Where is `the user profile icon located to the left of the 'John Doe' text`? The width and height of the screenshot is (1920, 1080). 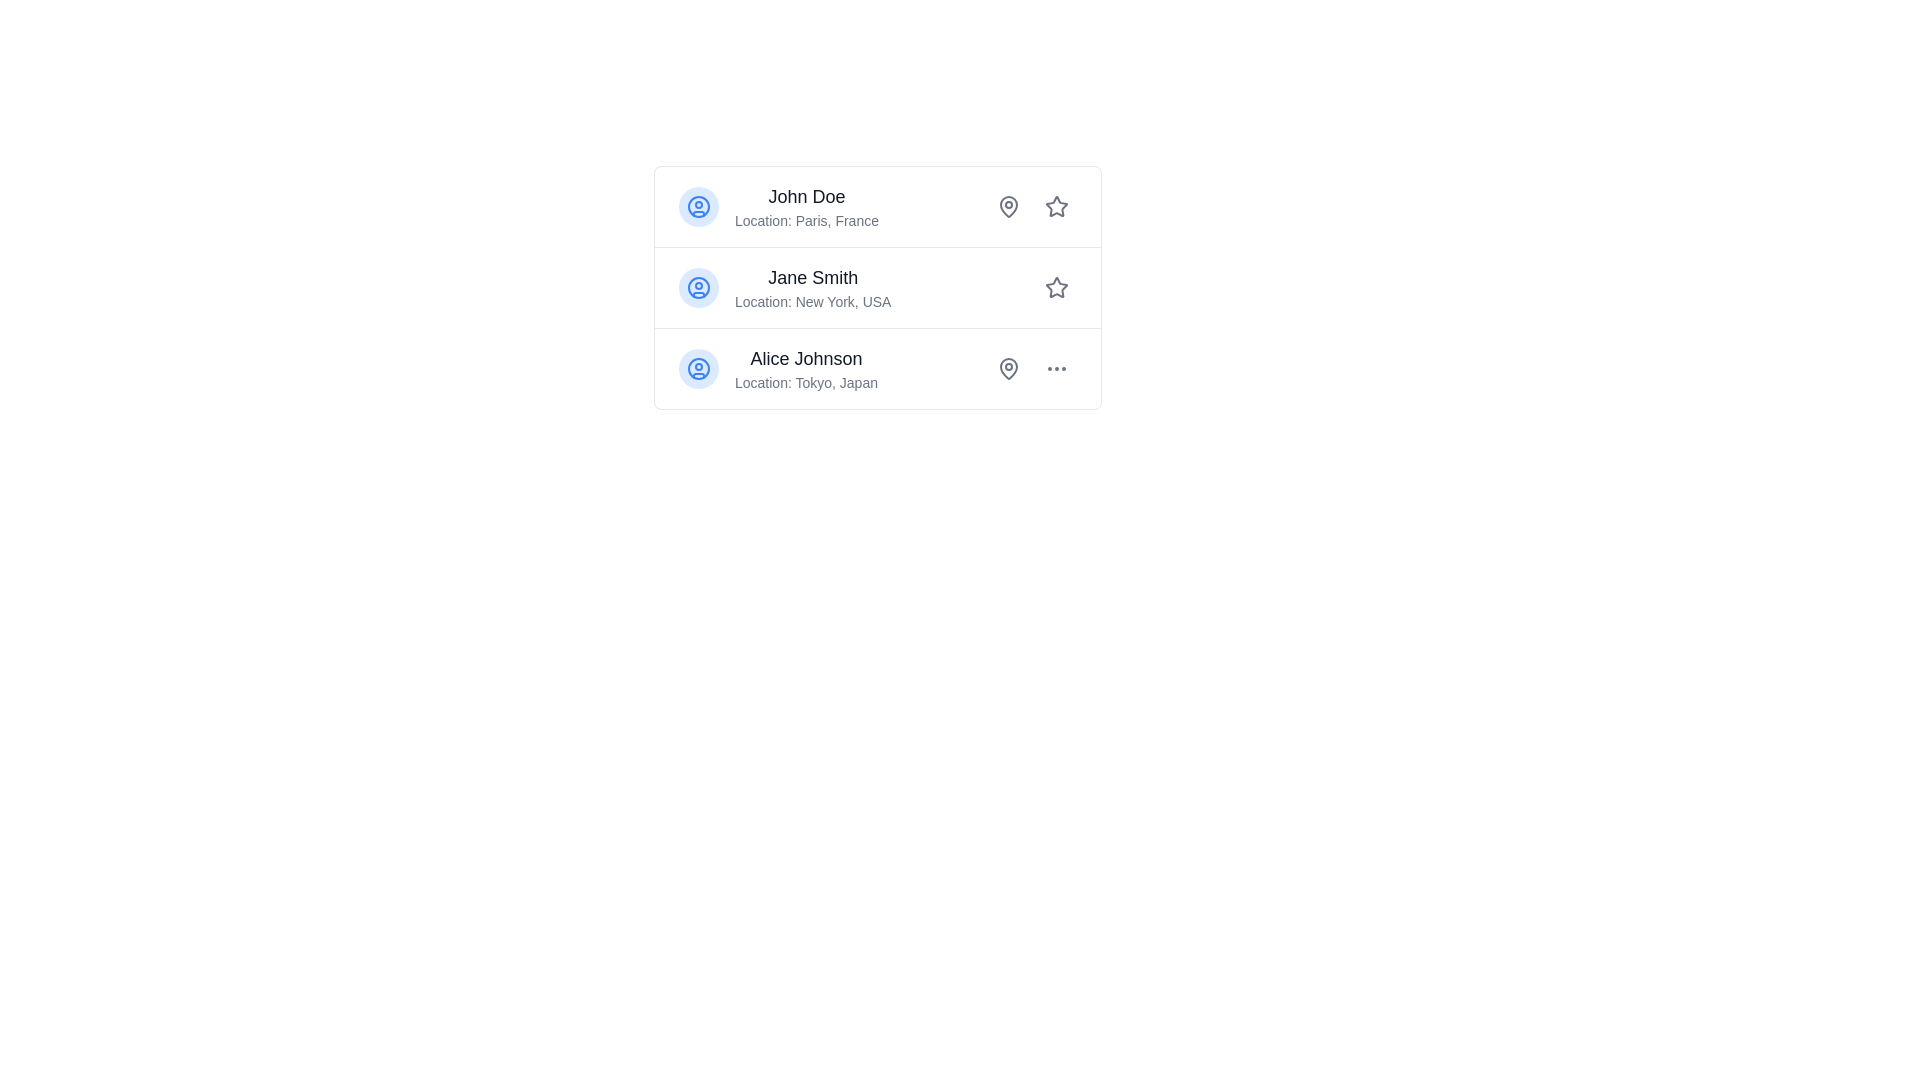 the user profile icon located to the left of the 'John Doe' text is located at coordinates (699, 207).